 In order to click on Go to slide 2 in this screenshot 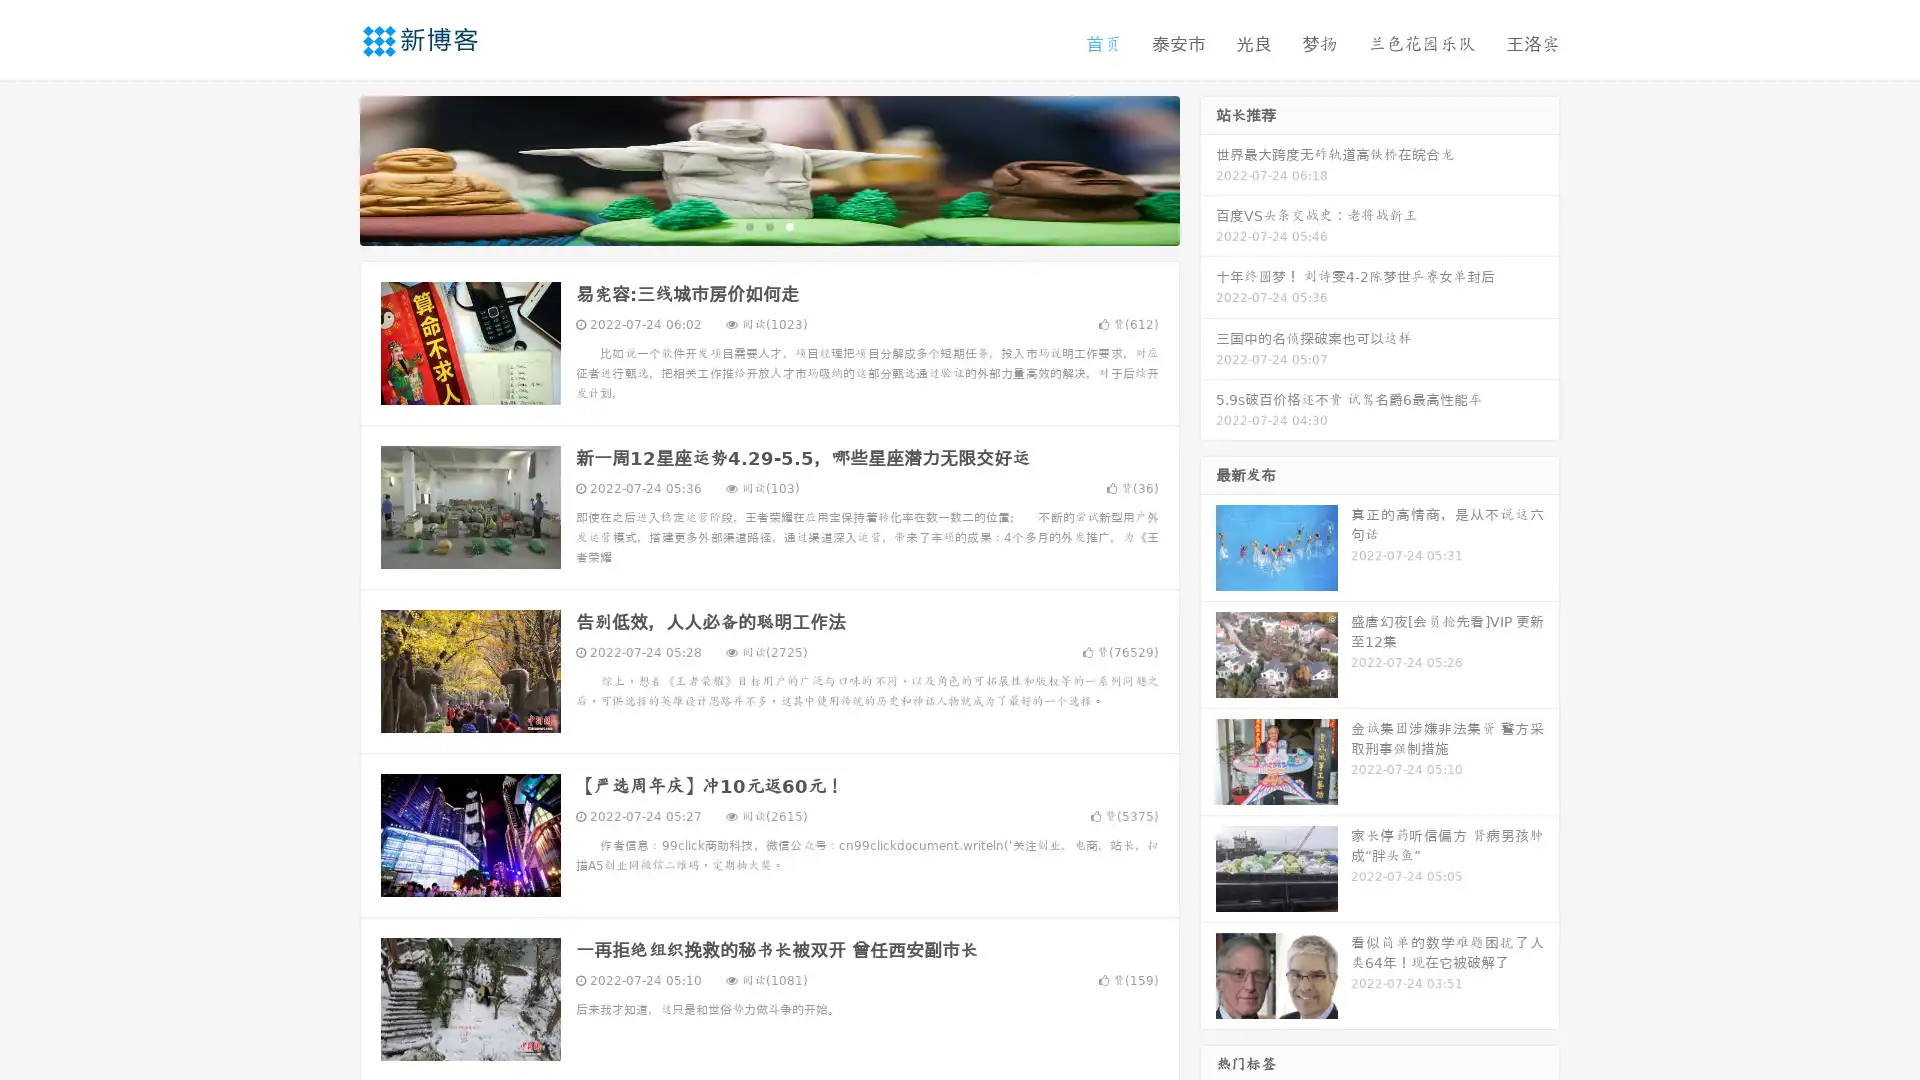, I will do `click(768, 225)`.